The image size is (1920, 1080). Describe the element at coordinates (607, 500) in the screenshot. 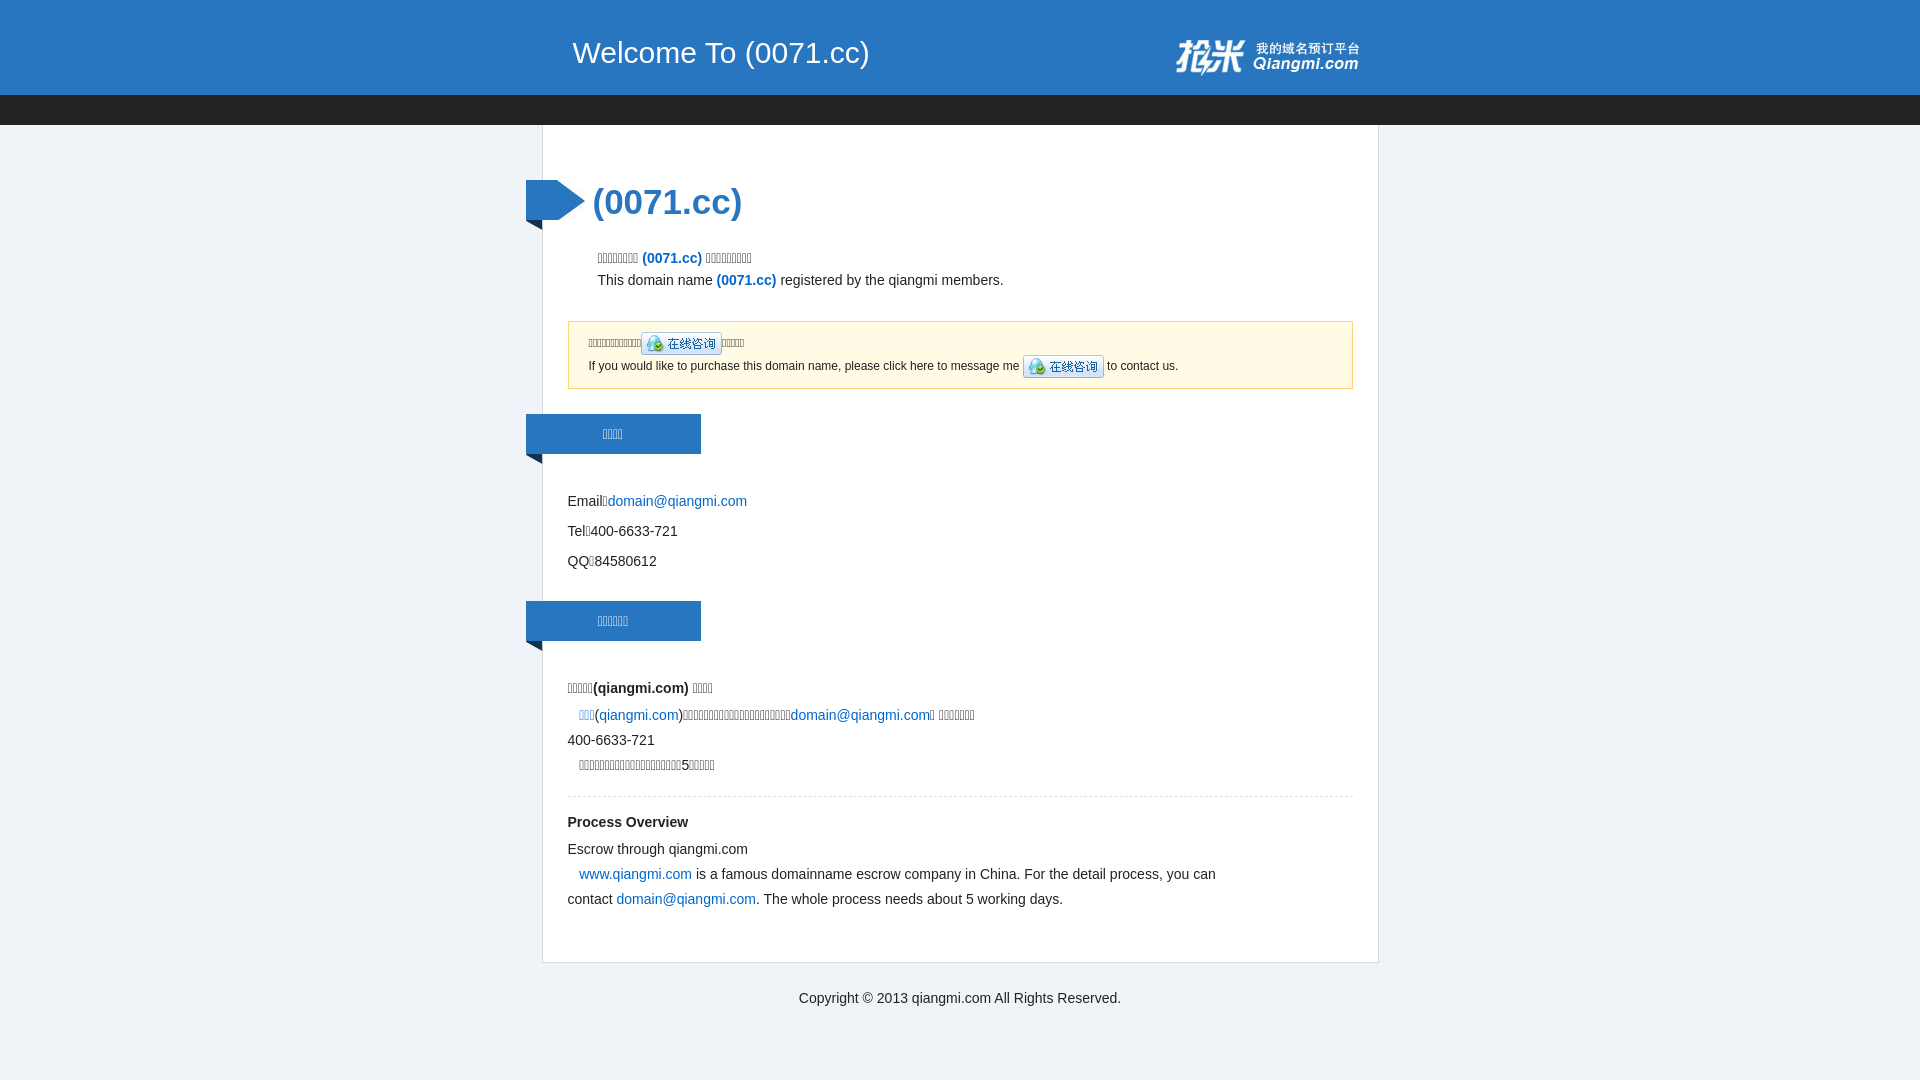

I see `'domain@qiangmi.com'` at that location.